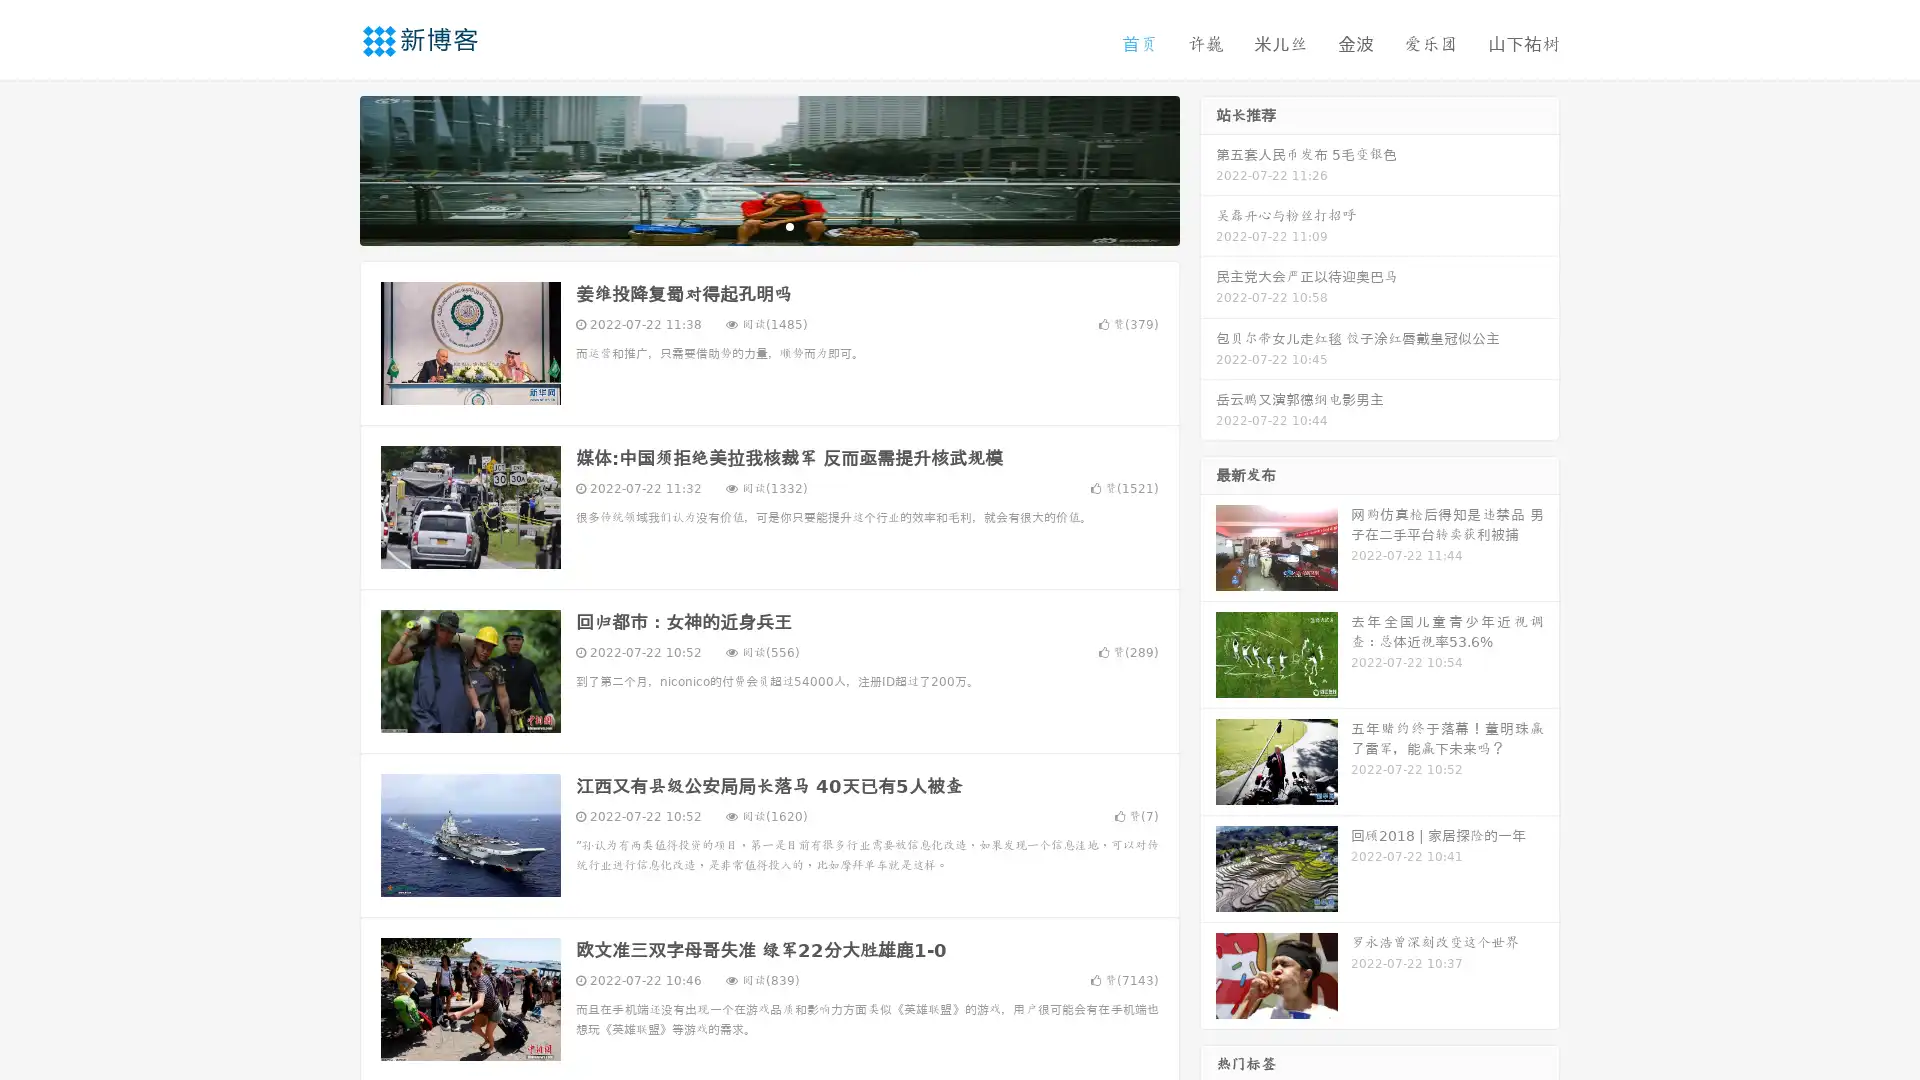 The image size is (1920, 1080). I want to click on Next slide, so click(1208, 168).